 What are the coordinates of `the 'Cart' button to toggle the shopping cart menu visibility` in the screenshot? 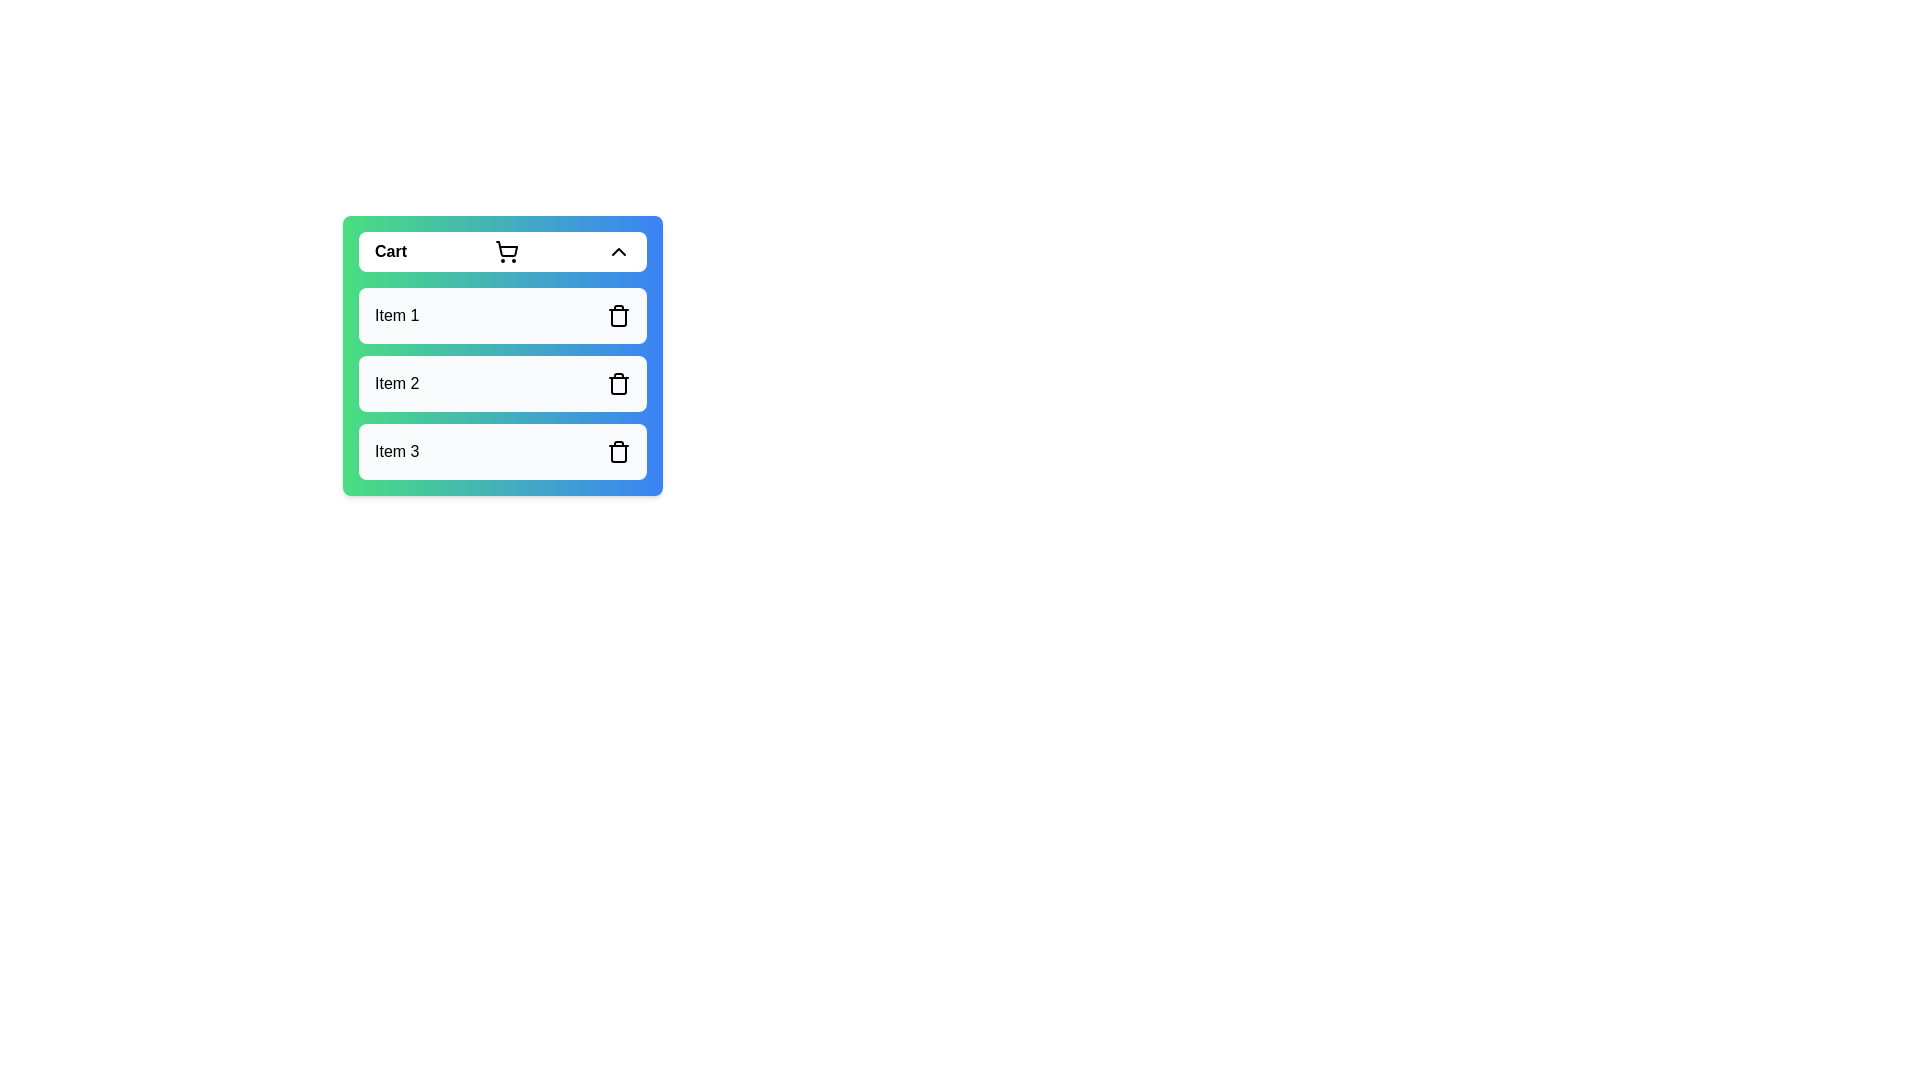 It's located at (503, 250).